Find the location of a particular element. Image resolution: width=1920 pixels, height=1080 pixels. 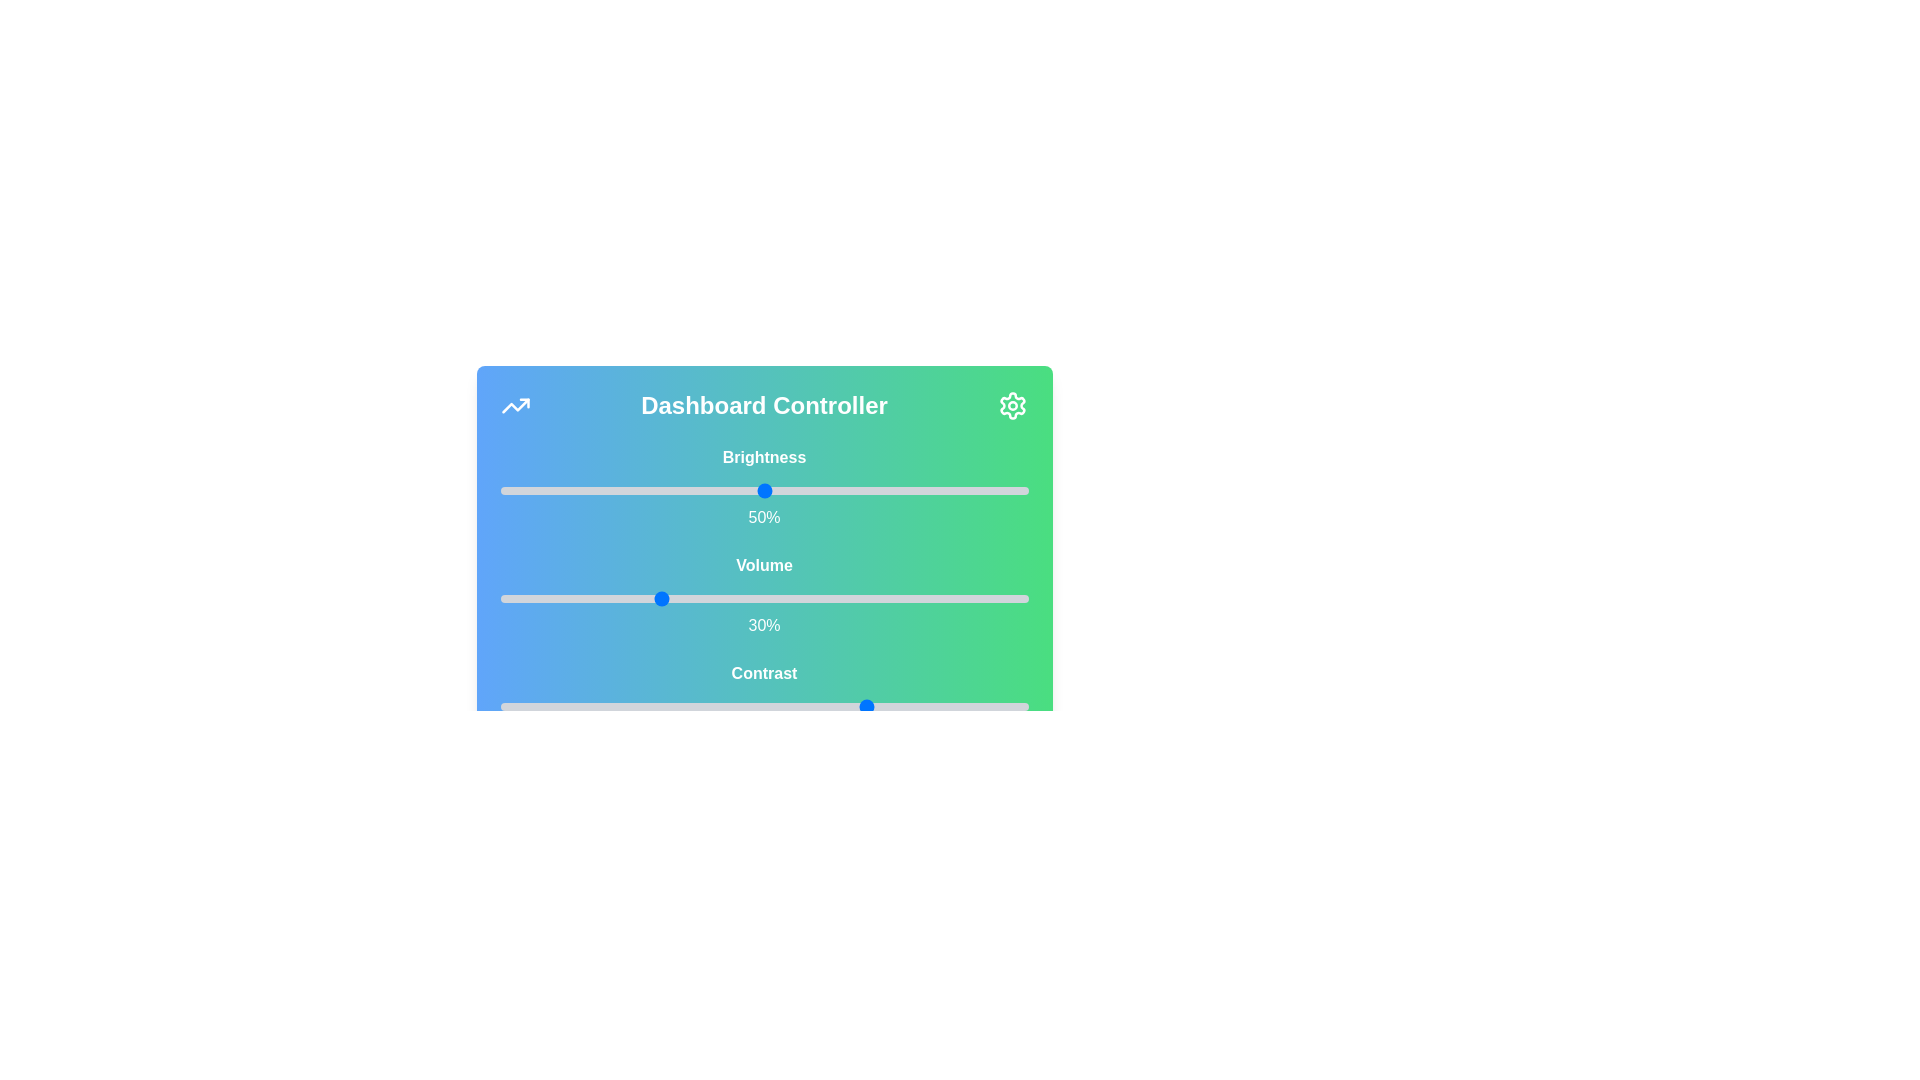

the volume slider to 26% is located at coordinates (636, 597).